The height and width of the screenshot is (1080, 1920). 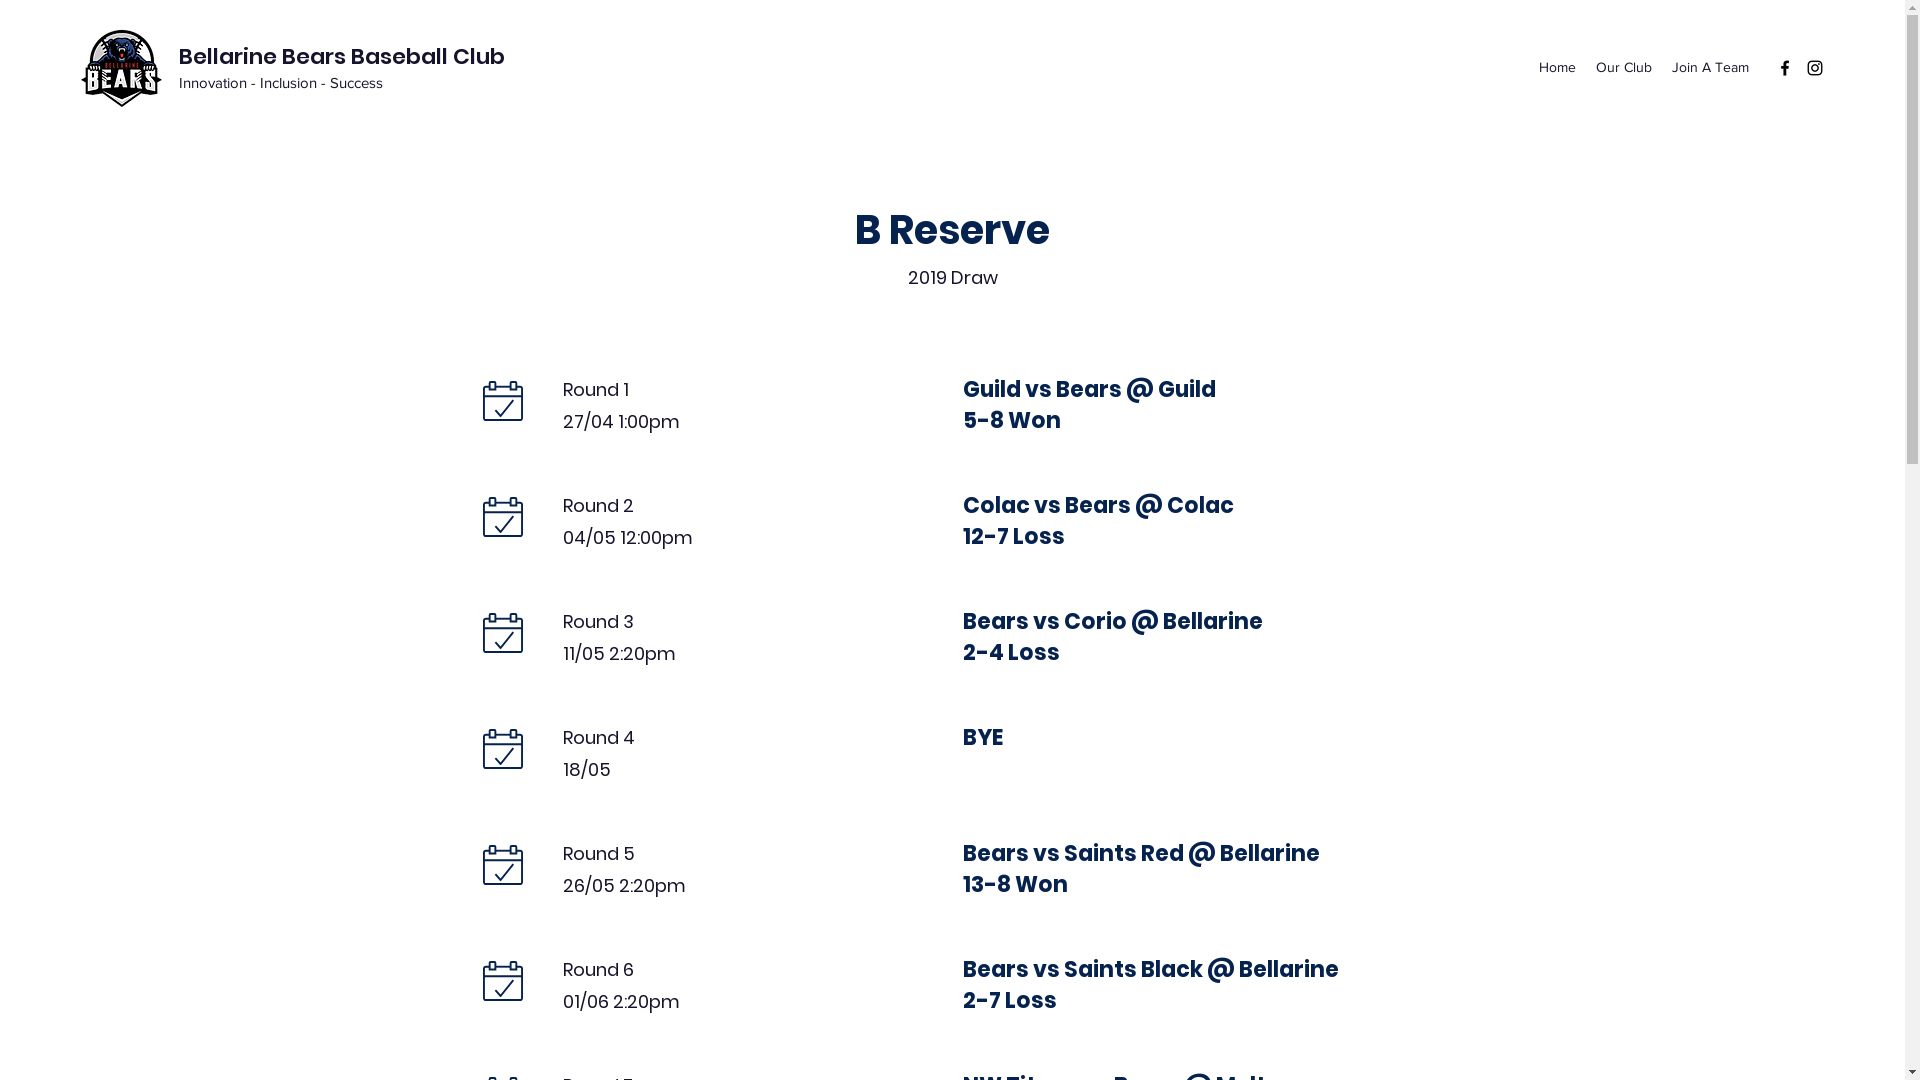 What do you see at coordinates (1528, 66) in the screenshot?
I see `'Home'` at bounding box center [1528, 66].